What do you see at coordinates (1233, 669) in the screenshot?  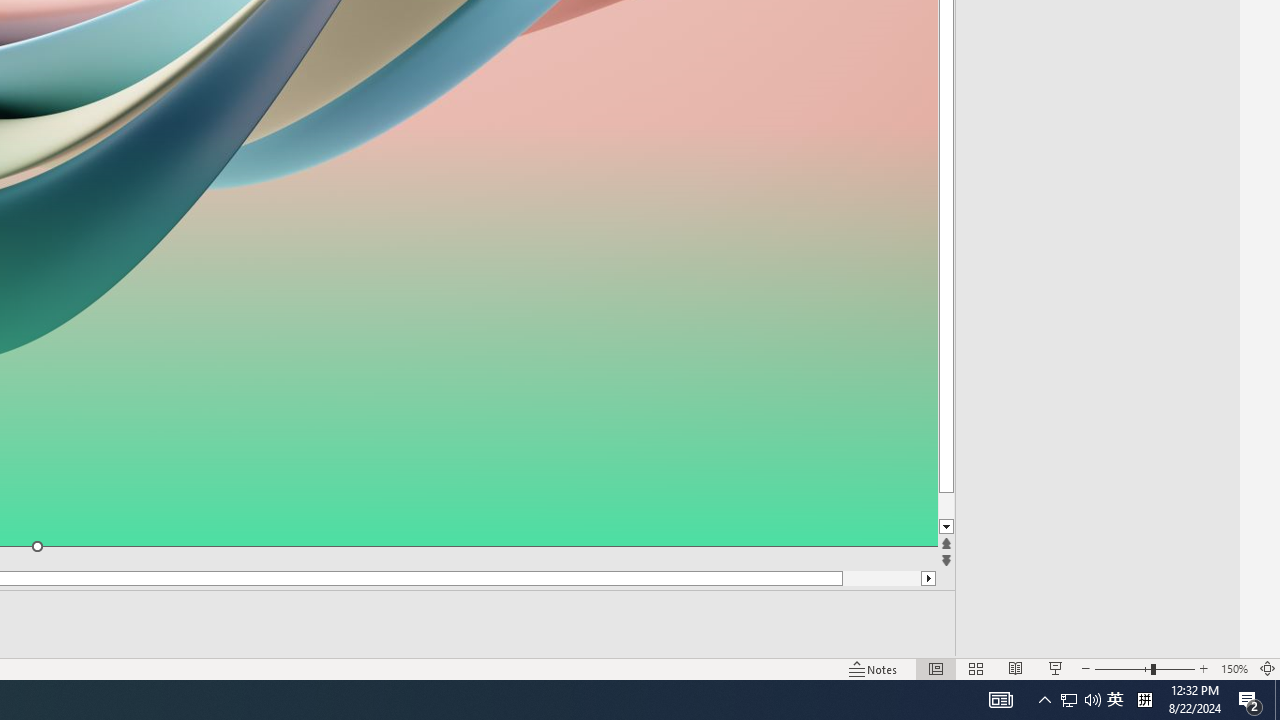 I see `'Zoom 150%'` at bounding box center [1233, 669].